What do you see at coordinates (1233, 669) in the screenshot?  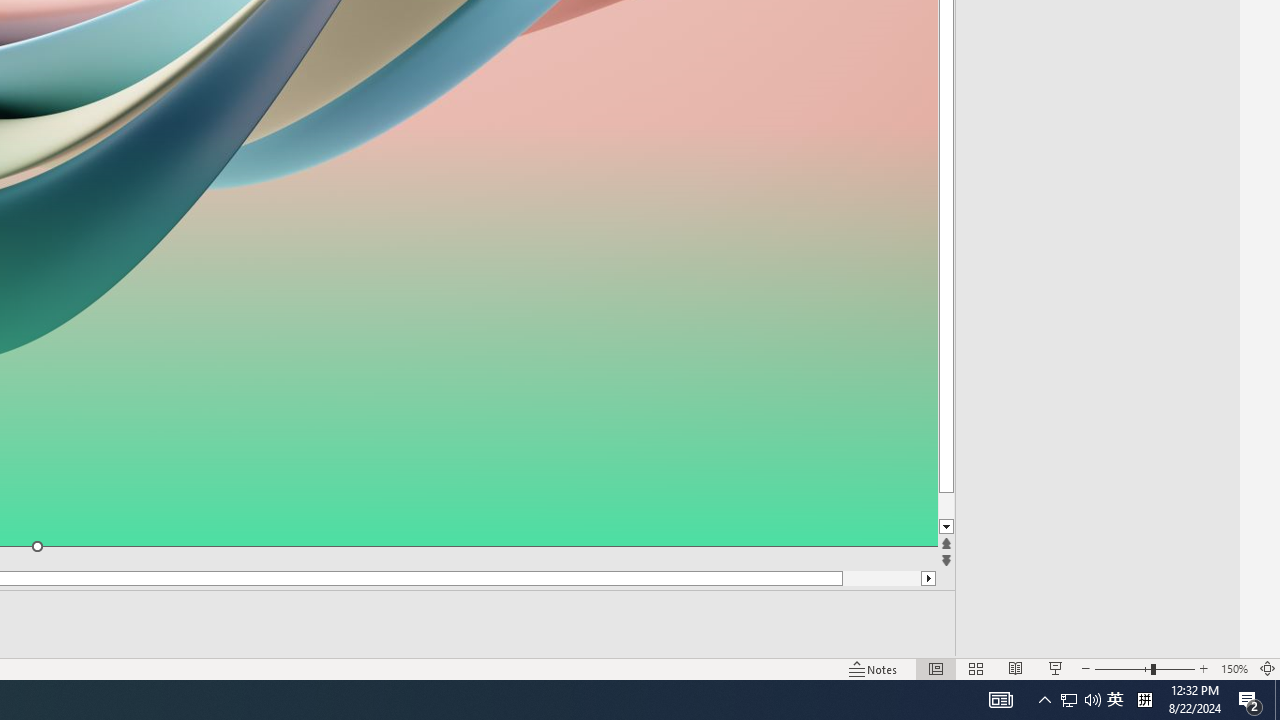 I see `'Zoom 150%'` at bounding box center [1233, 669].